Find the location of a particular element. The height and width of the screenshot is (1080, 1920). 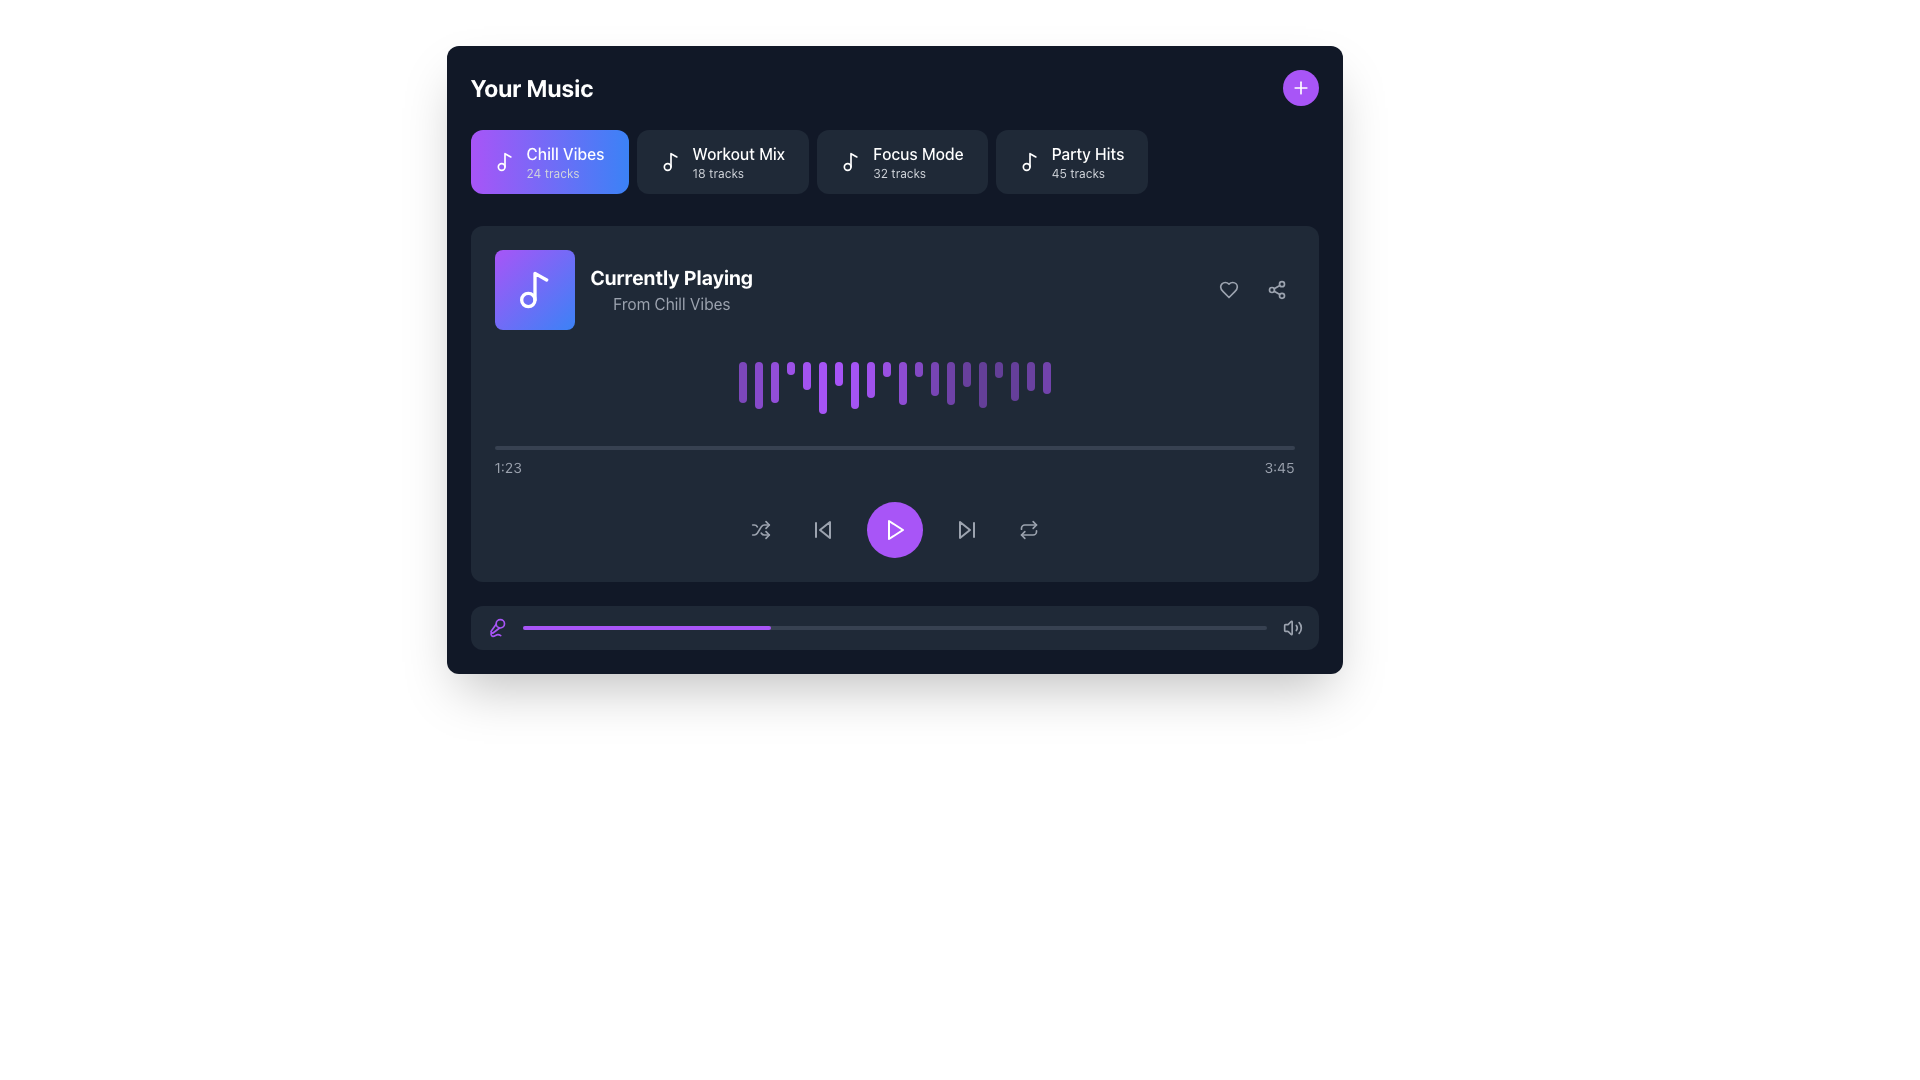

the small, white, cross-shaped '+' icon within the circular purple button located at the top-right corner of the interface is located at coordinates (1300, 87).